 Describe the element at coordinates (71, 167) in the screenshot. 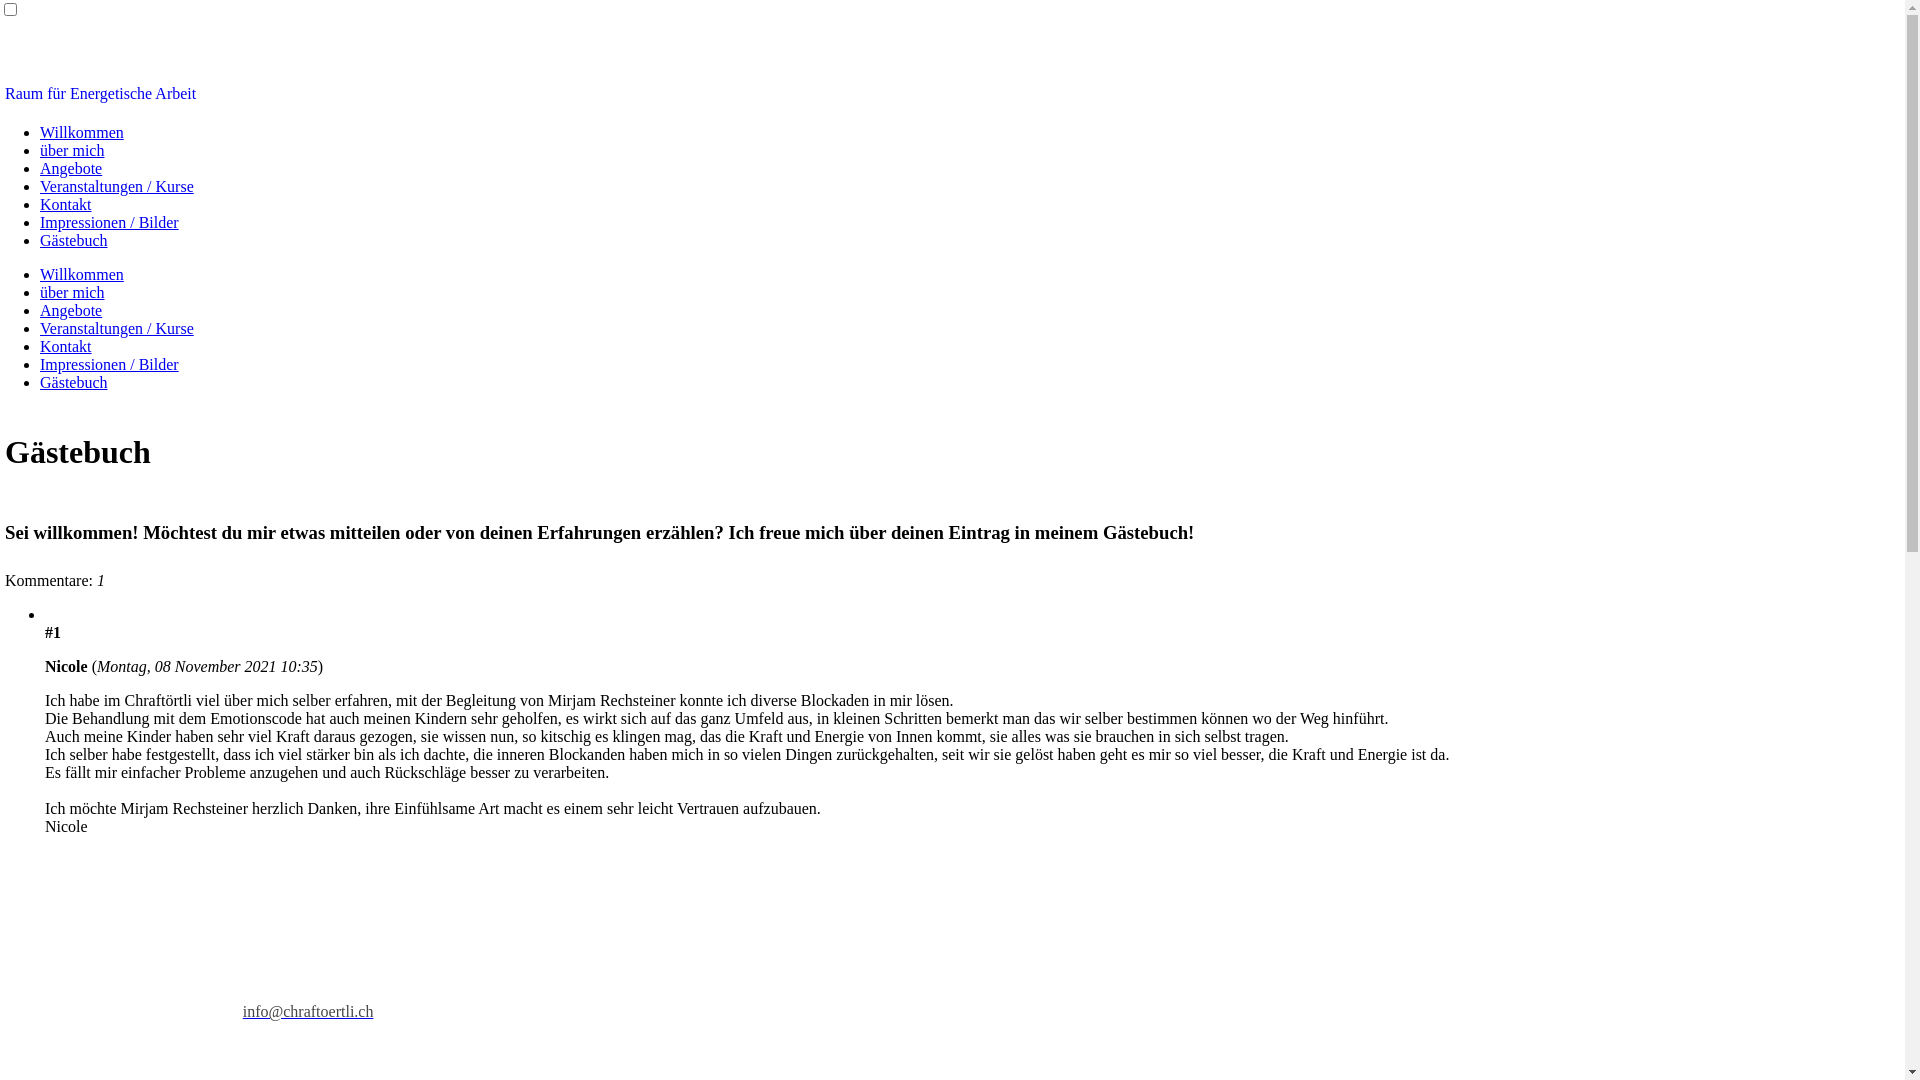

I see `'Angebote'` at that location.